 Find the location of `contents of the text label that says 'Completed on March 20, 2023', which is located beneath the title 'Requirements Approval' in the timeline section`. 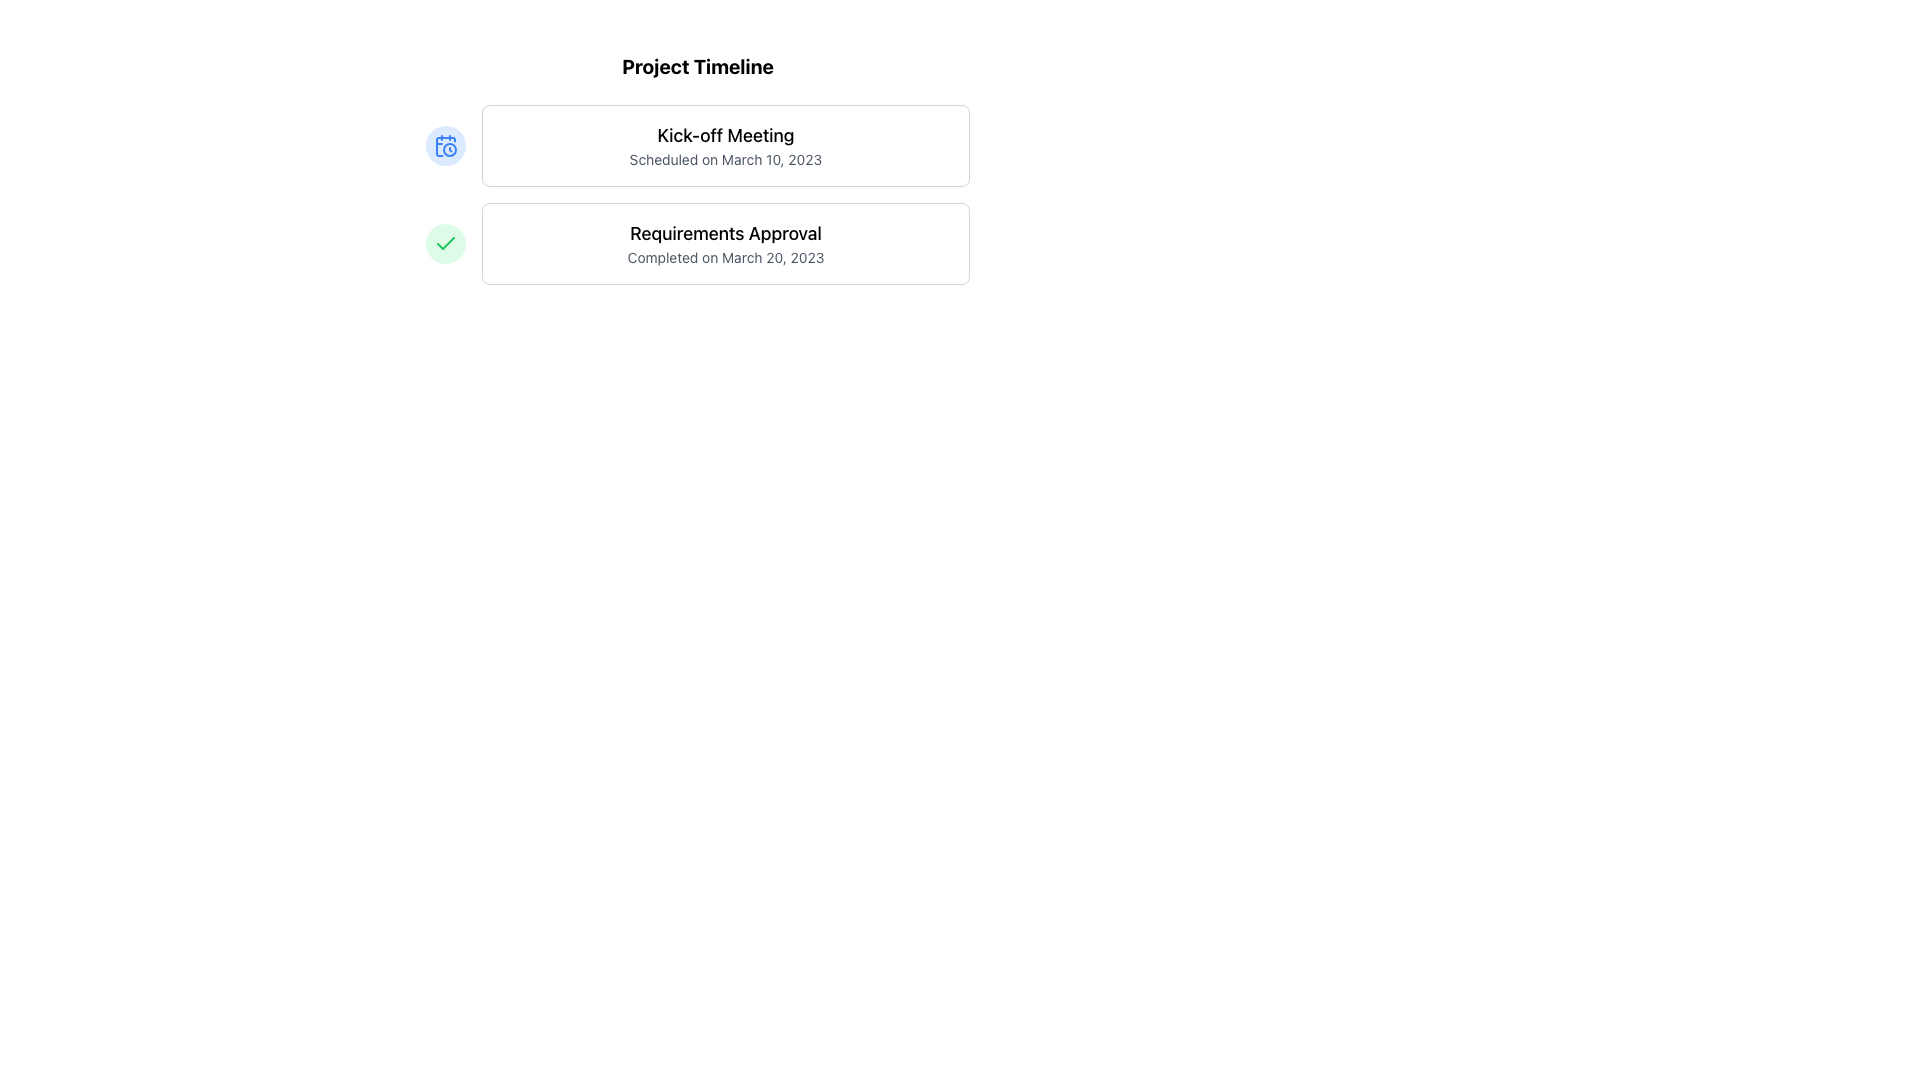

contents of the text label that says 'Completed on March 20, 2023', which is located beneath the title 'Requirements Approval' in the timeline section is located at coordinates (724, 257).